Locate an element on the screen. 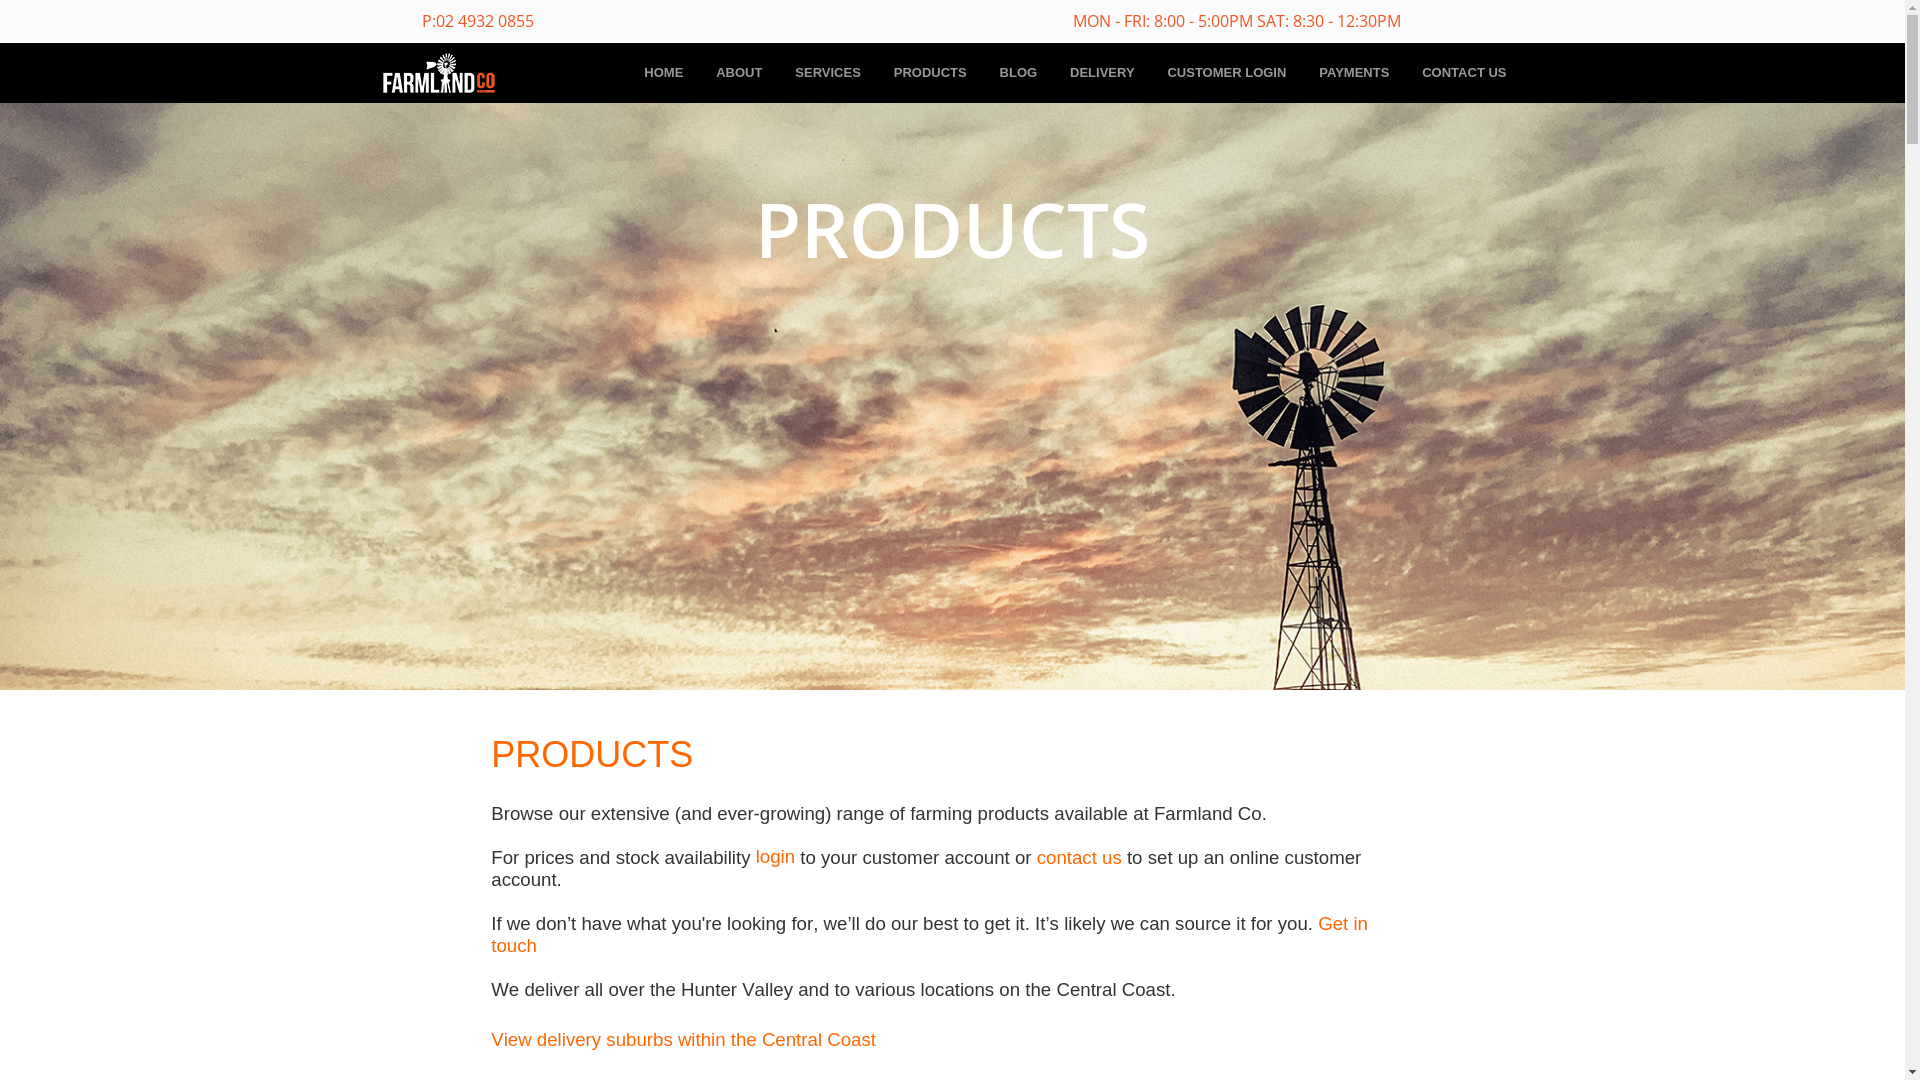 The width and height of the screenshot is (1920, 1080). 'DELIVERY' is located at coordinates (1101, 72).